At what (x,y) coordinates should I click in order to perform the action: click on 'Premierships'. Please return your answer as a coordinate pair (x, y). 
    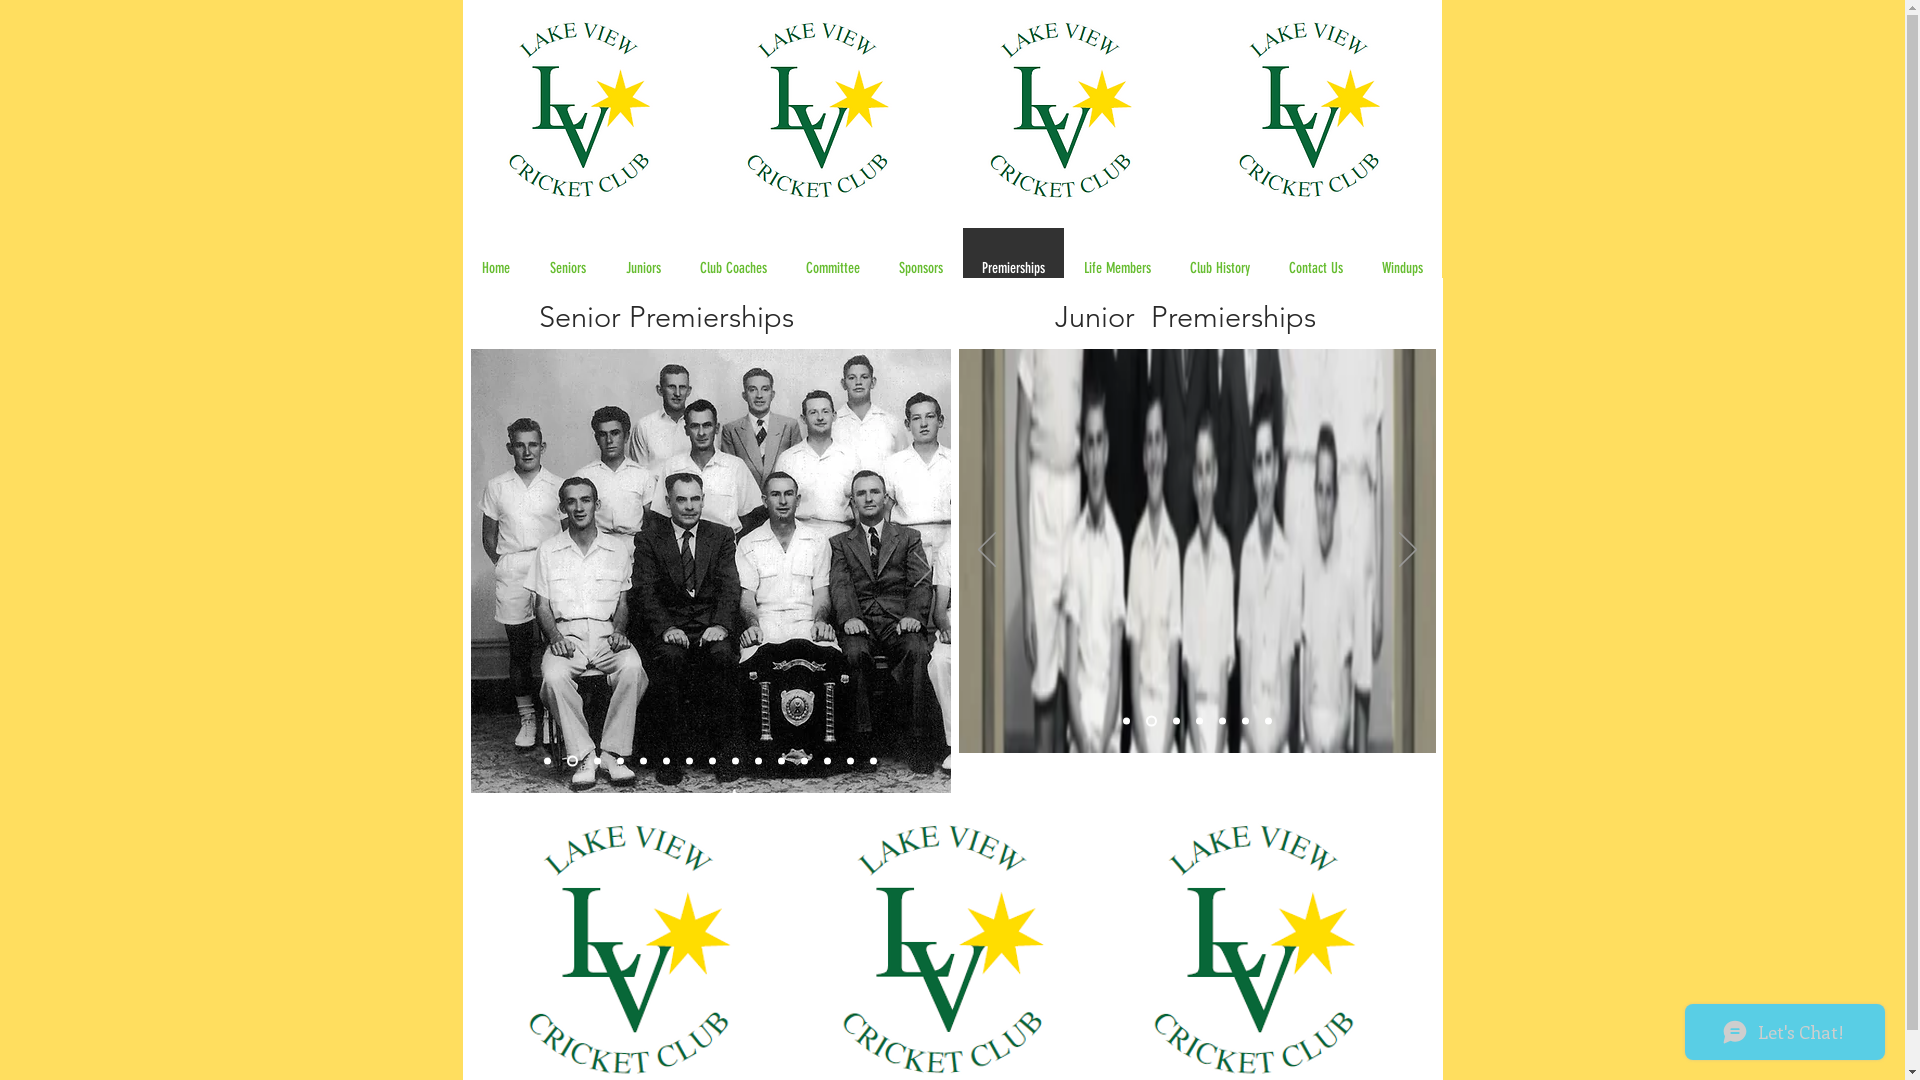
    Looking at the image, I should click on (1012, 267).